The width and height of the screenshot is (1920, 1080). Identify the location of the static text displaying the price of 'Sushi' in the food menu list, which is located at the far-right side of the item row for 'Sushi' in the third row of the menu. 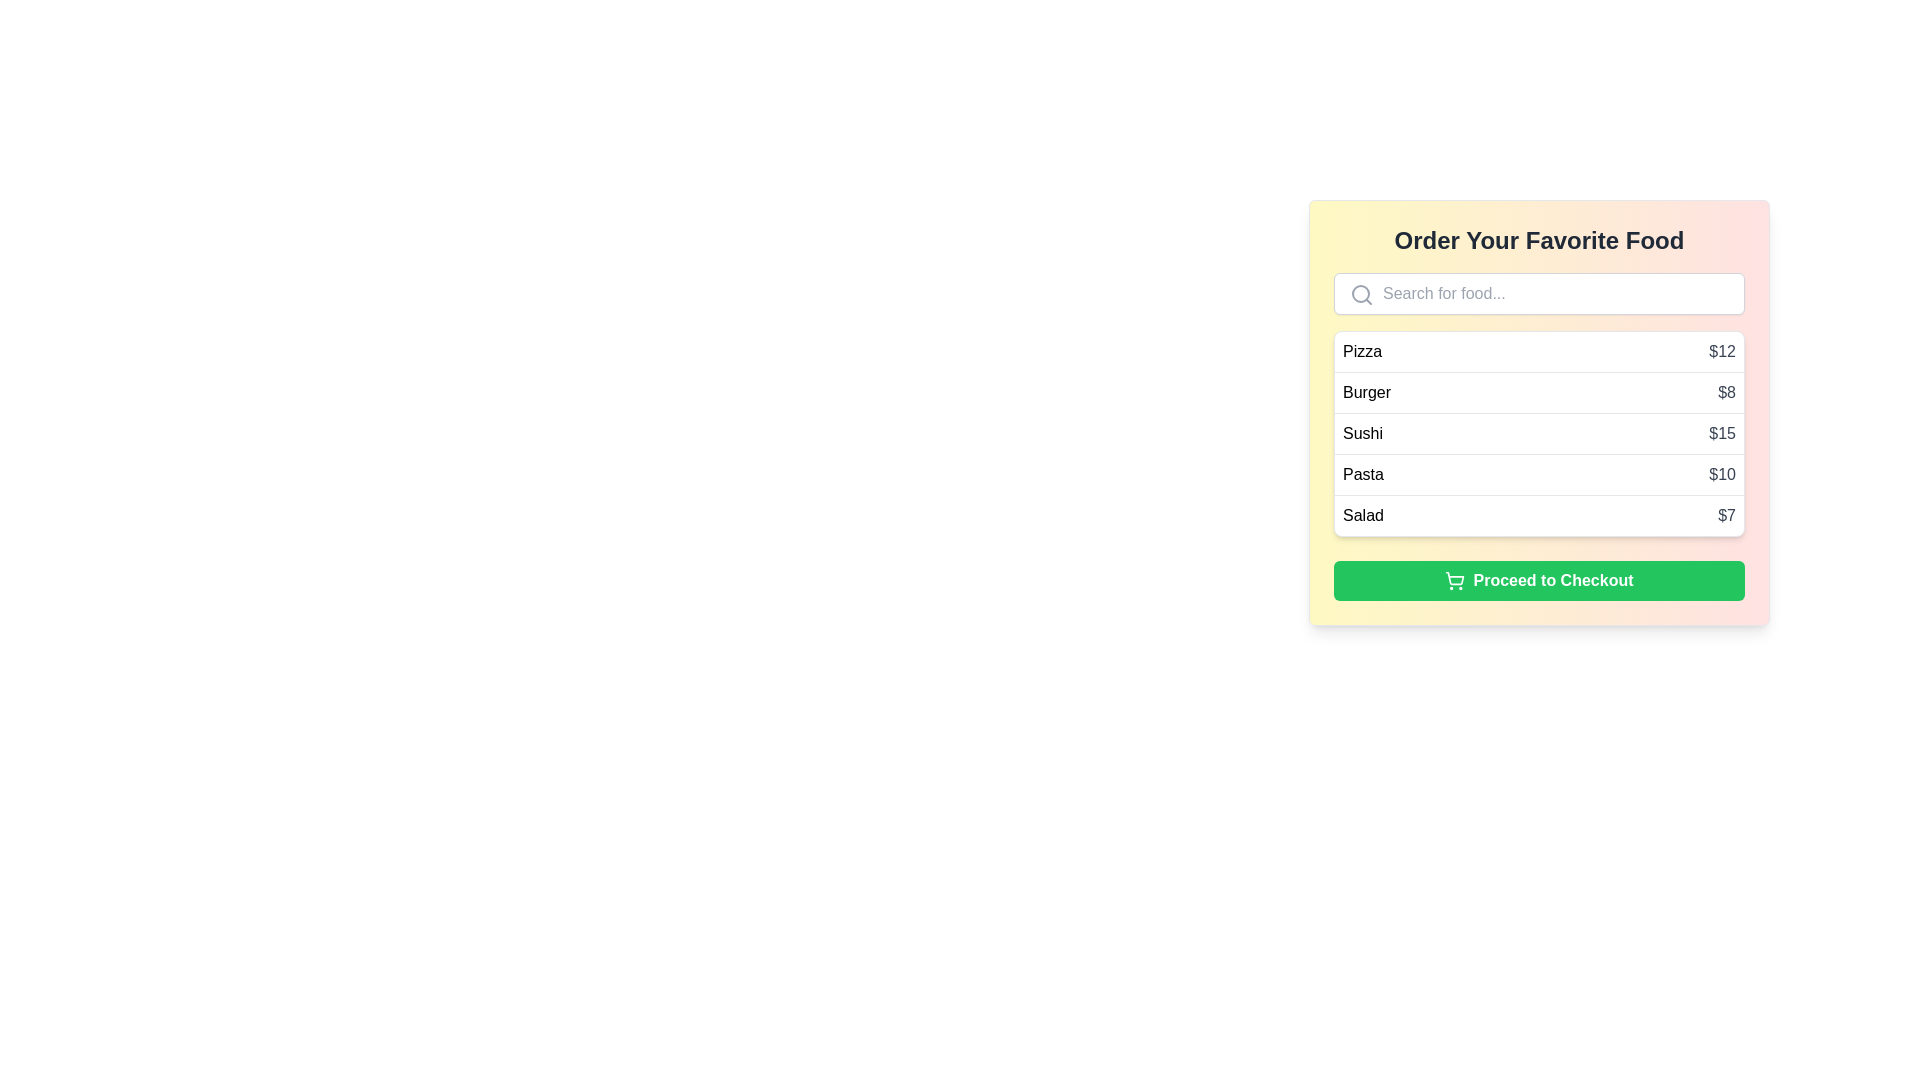
(1721, 433).